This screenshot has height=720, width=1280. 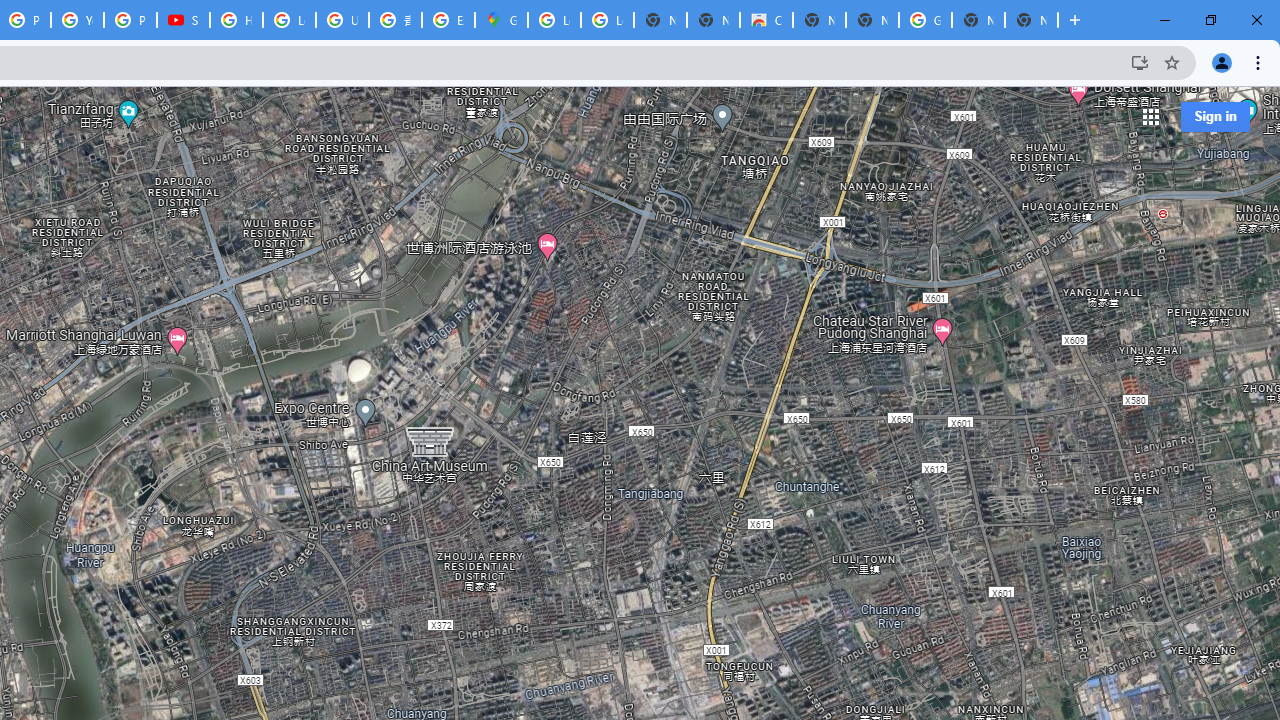 What do you see at coordinates (1139, 61) in the screenshot?
I see `'Install Google Maps'` at bounding box center [1139, 61].